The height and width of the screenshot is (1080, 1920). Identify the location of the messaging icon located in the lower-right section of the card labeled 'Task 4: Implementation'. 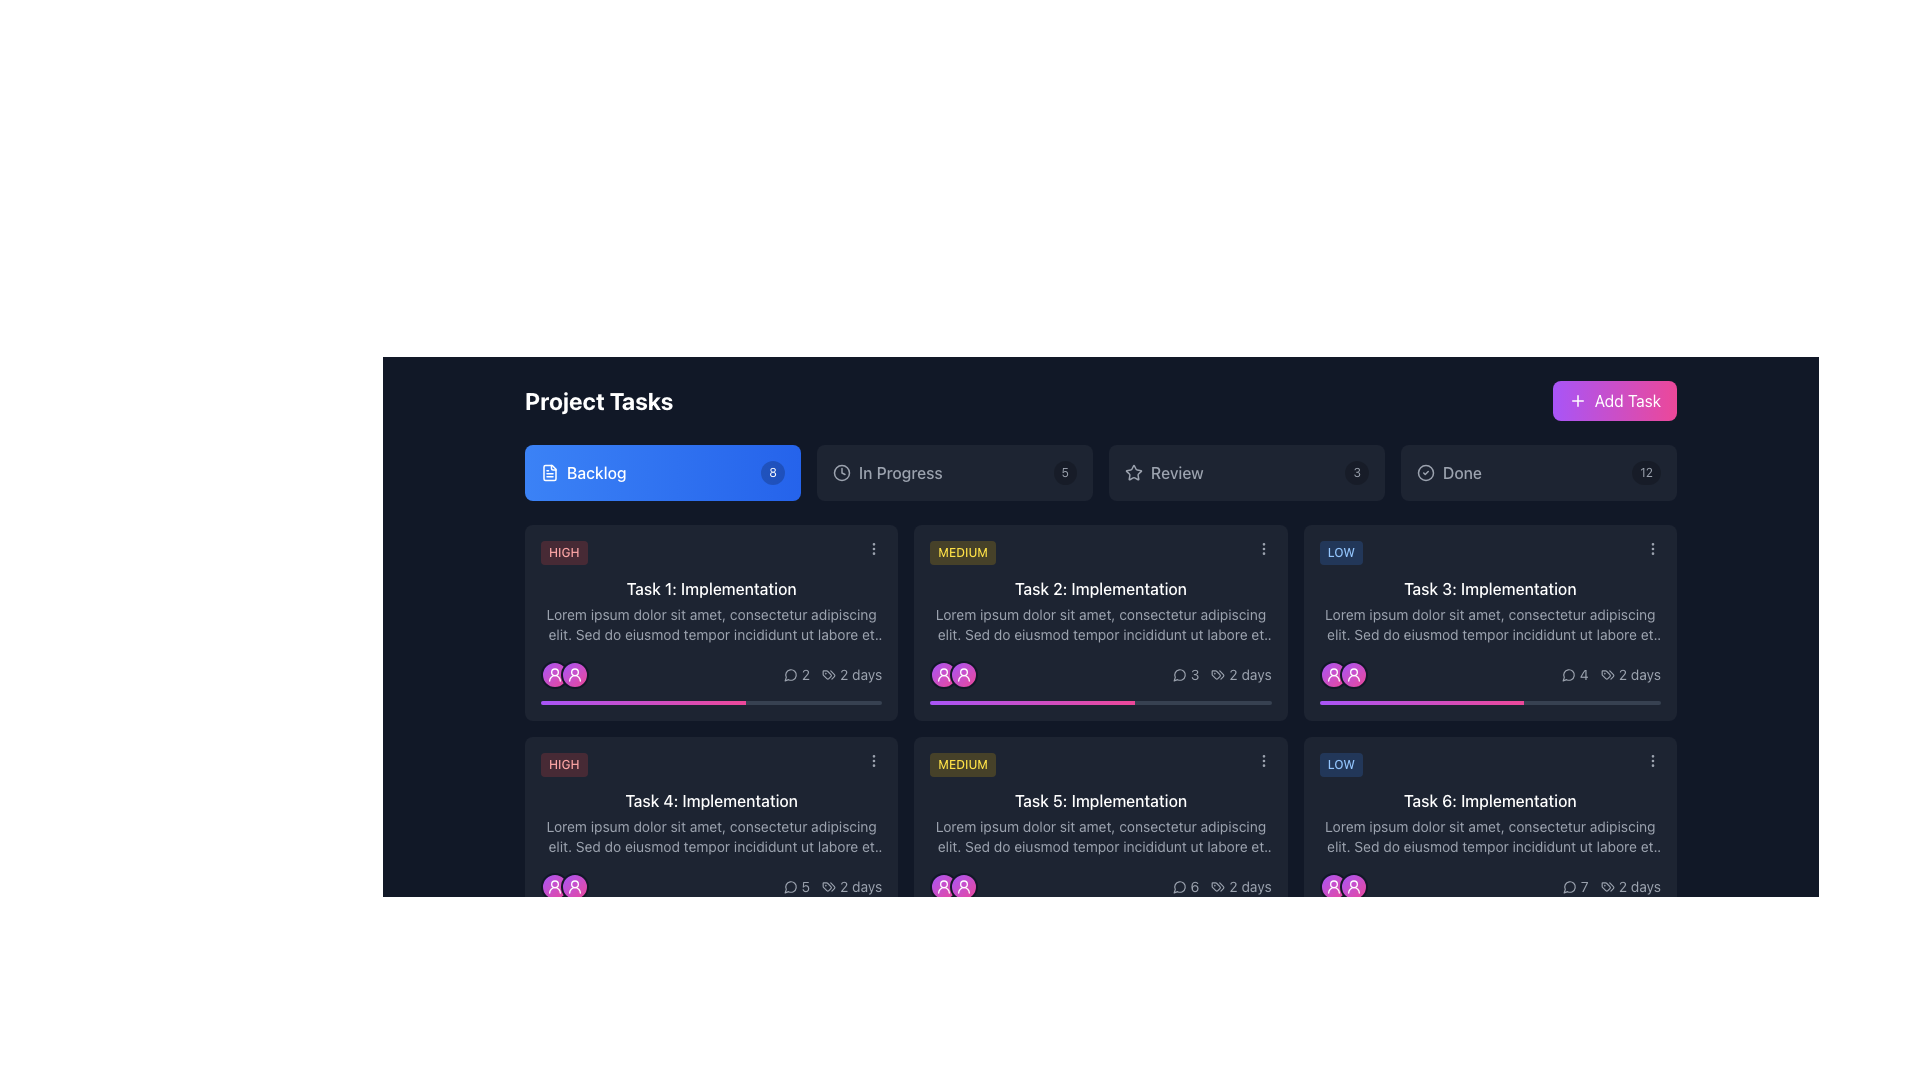
(789, 886).